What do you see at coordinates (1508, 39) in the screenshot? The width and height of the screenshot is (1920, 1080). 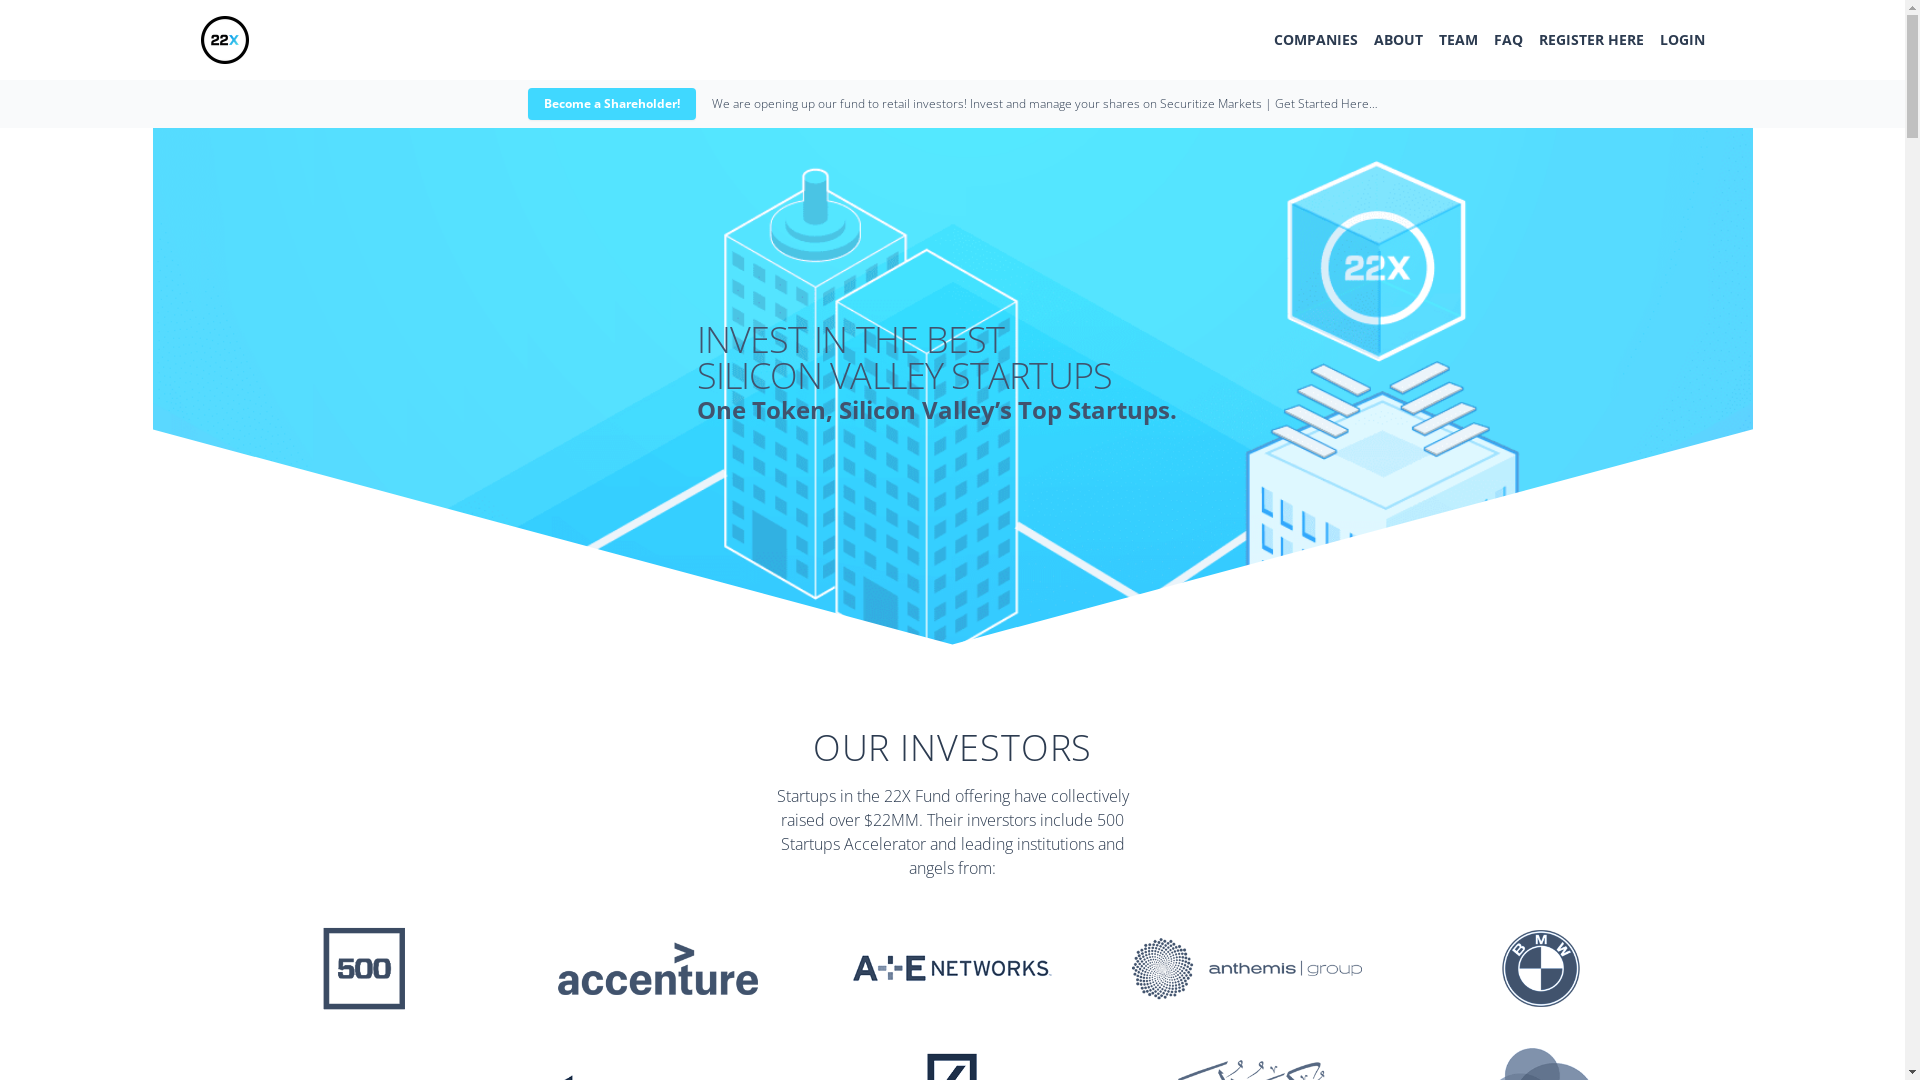 I see `'FAQ'` at bounding box center [1508, 39].